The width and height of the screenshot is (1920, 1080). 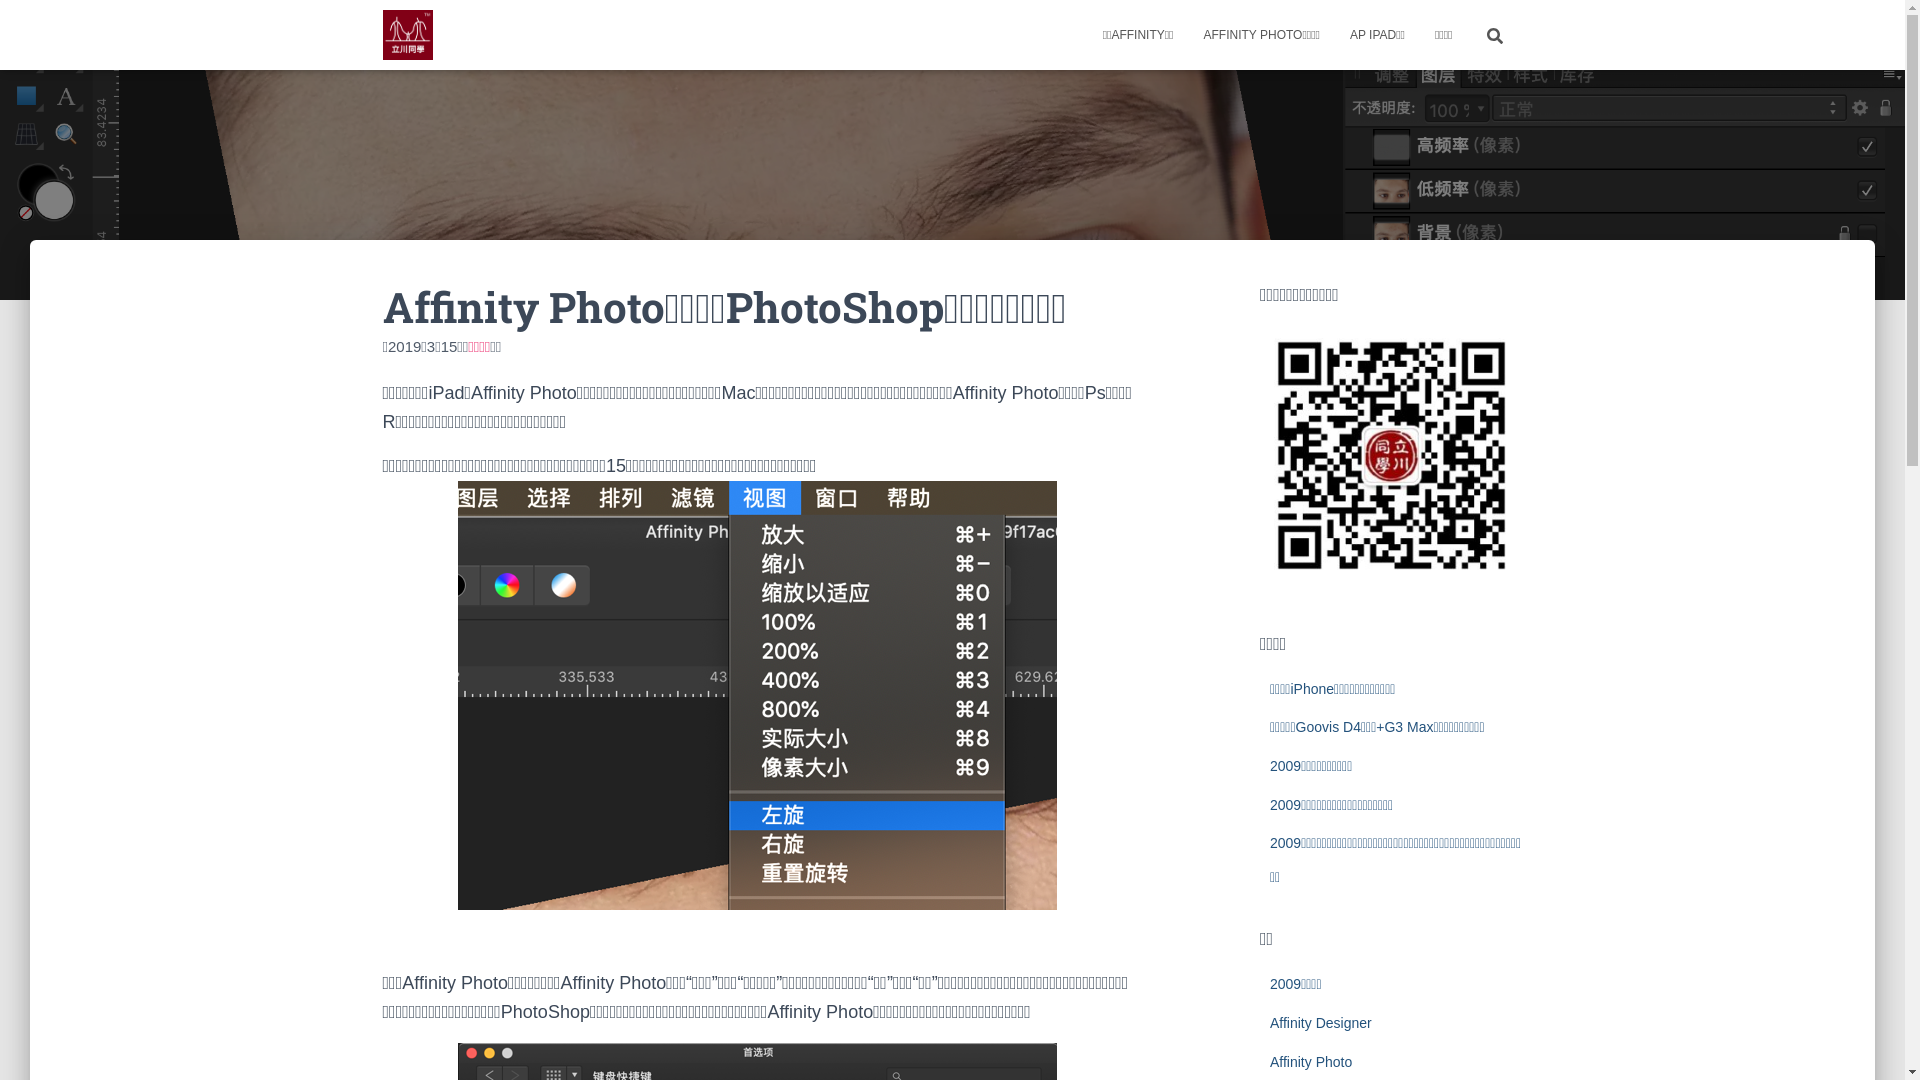 I want to click on 'Affinity Designer', so click(x=1269, y=1022).